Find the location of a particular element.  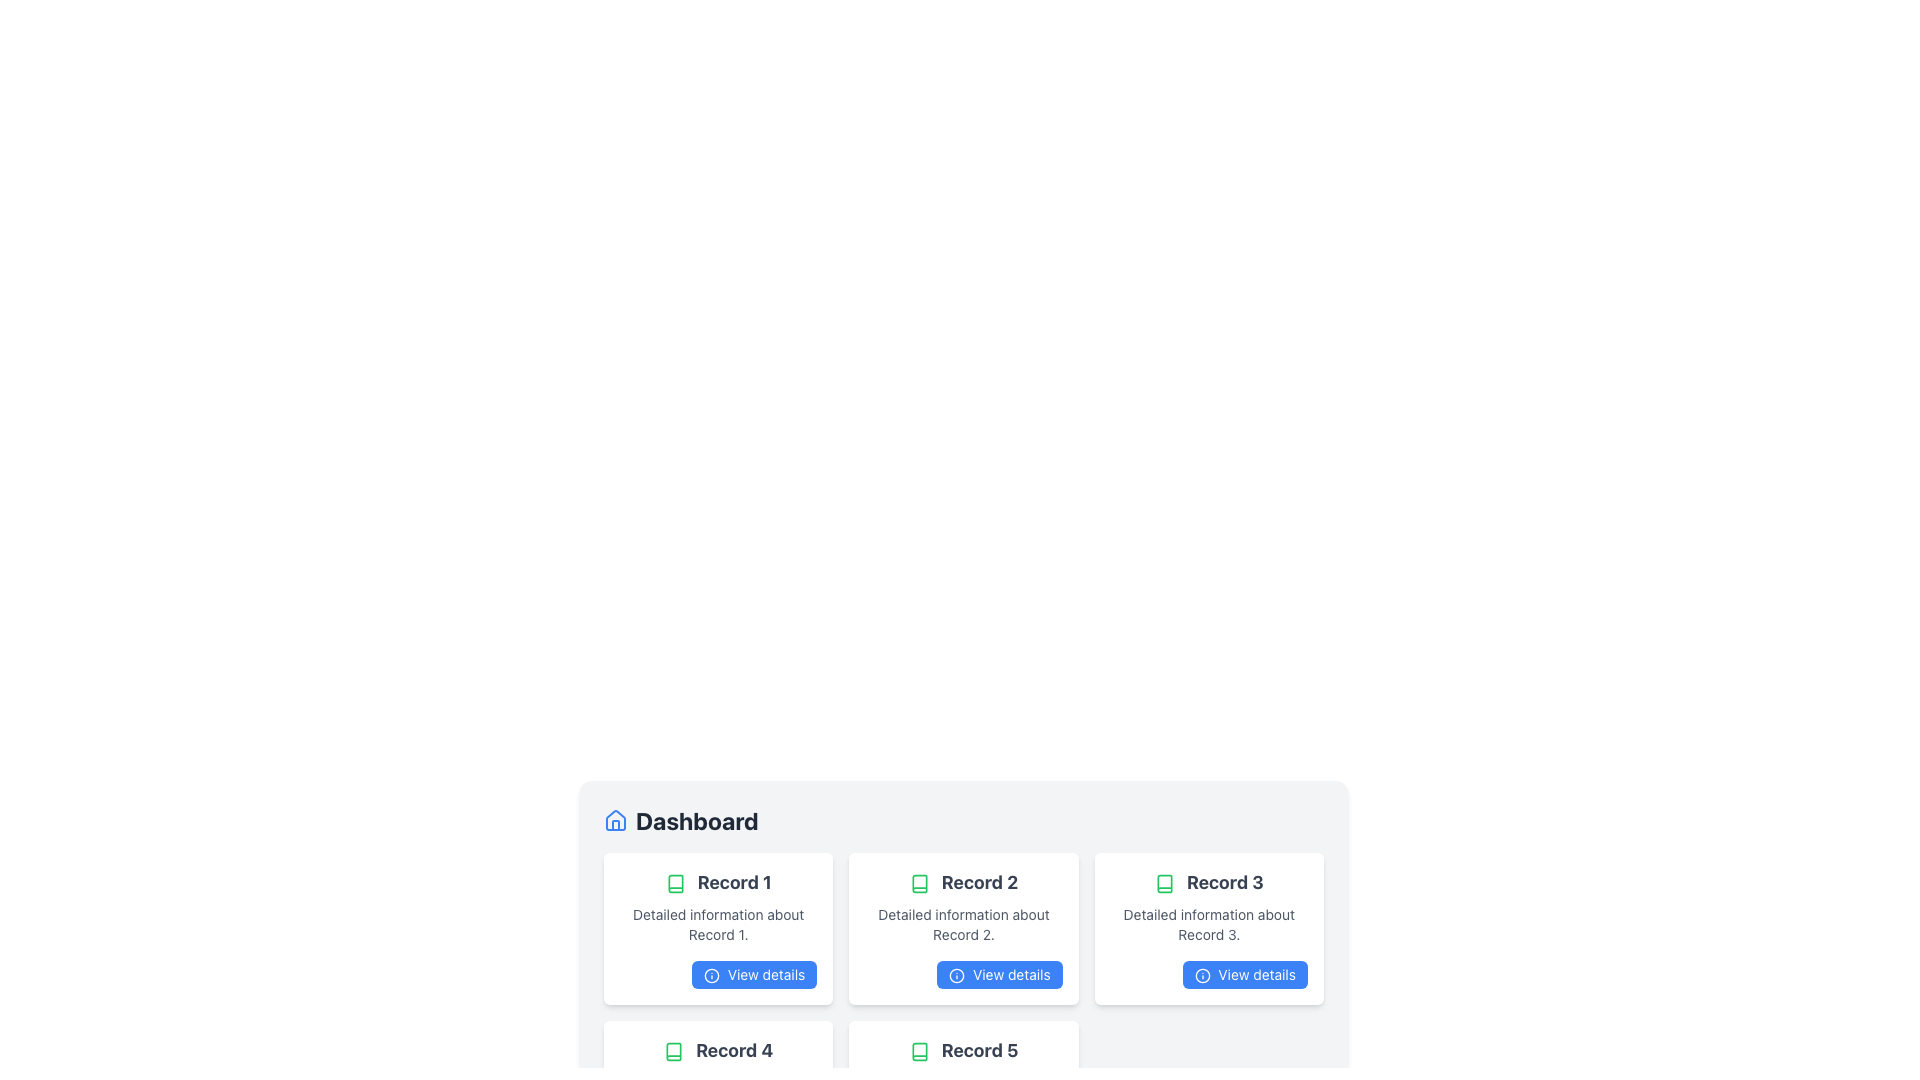

the text label that displays 'Record 3', which is styled in bold dark gray and located in the top-right card of a grid layout, next to a small green icon is located at coordinates (1208, 882).